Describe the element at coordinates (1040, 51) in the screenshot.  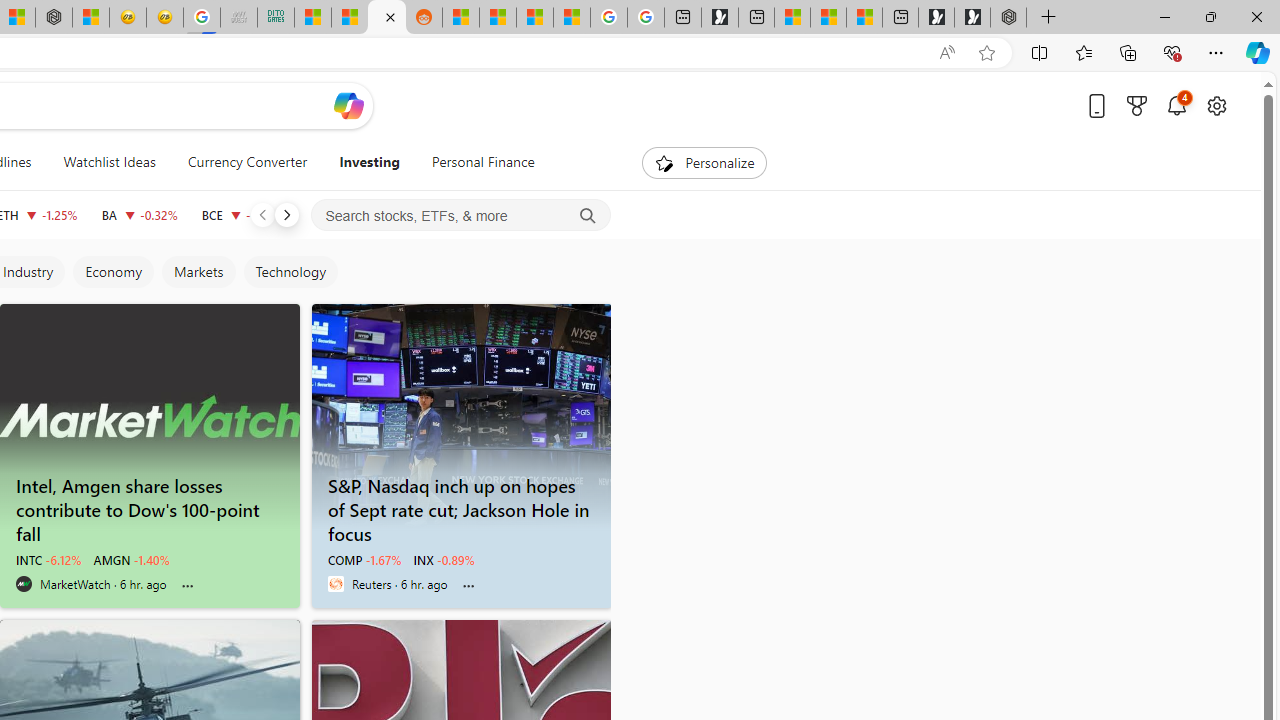
I see `'Split screen'` at that location.